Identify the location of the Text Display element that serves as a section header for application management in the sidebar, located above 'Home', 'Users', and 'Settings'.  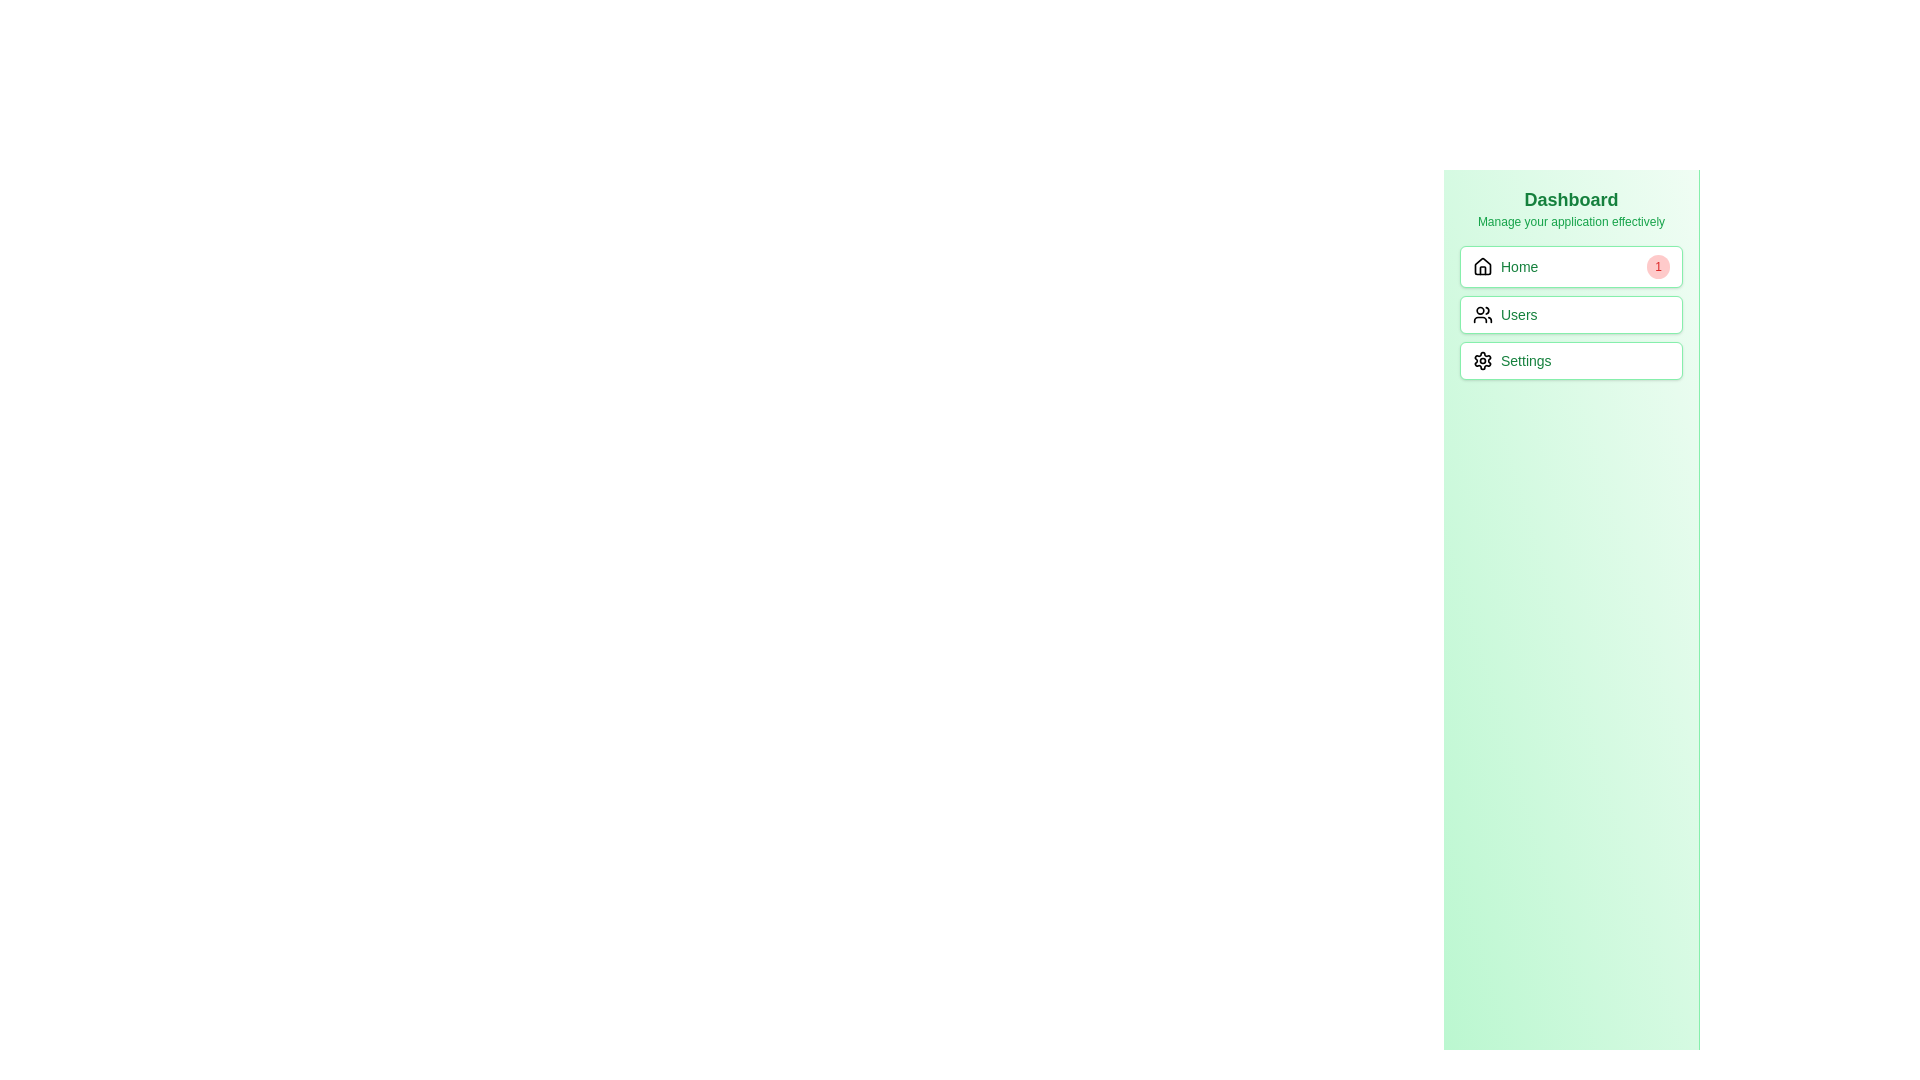
(1570, 208).